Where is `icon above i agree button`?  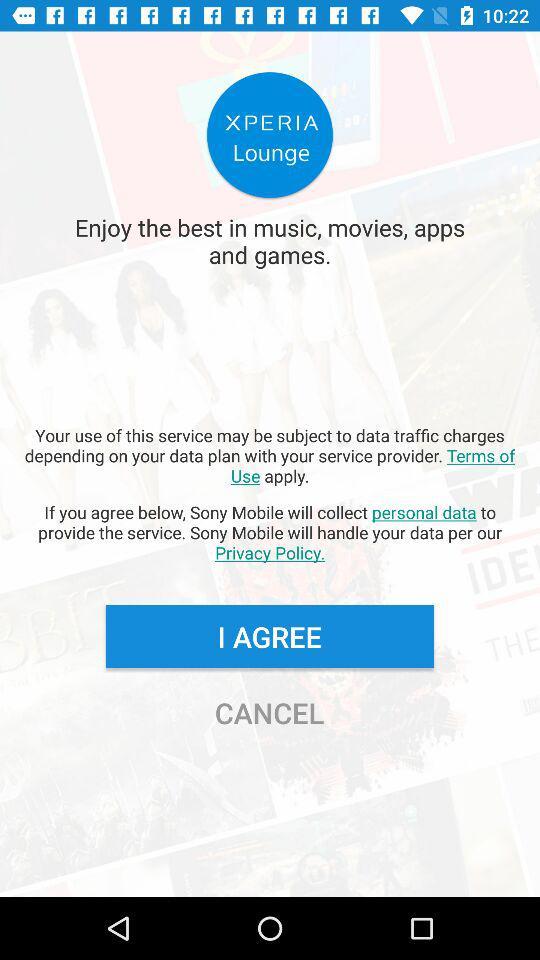
icon above i agree button is located at coordinates (270, 531).